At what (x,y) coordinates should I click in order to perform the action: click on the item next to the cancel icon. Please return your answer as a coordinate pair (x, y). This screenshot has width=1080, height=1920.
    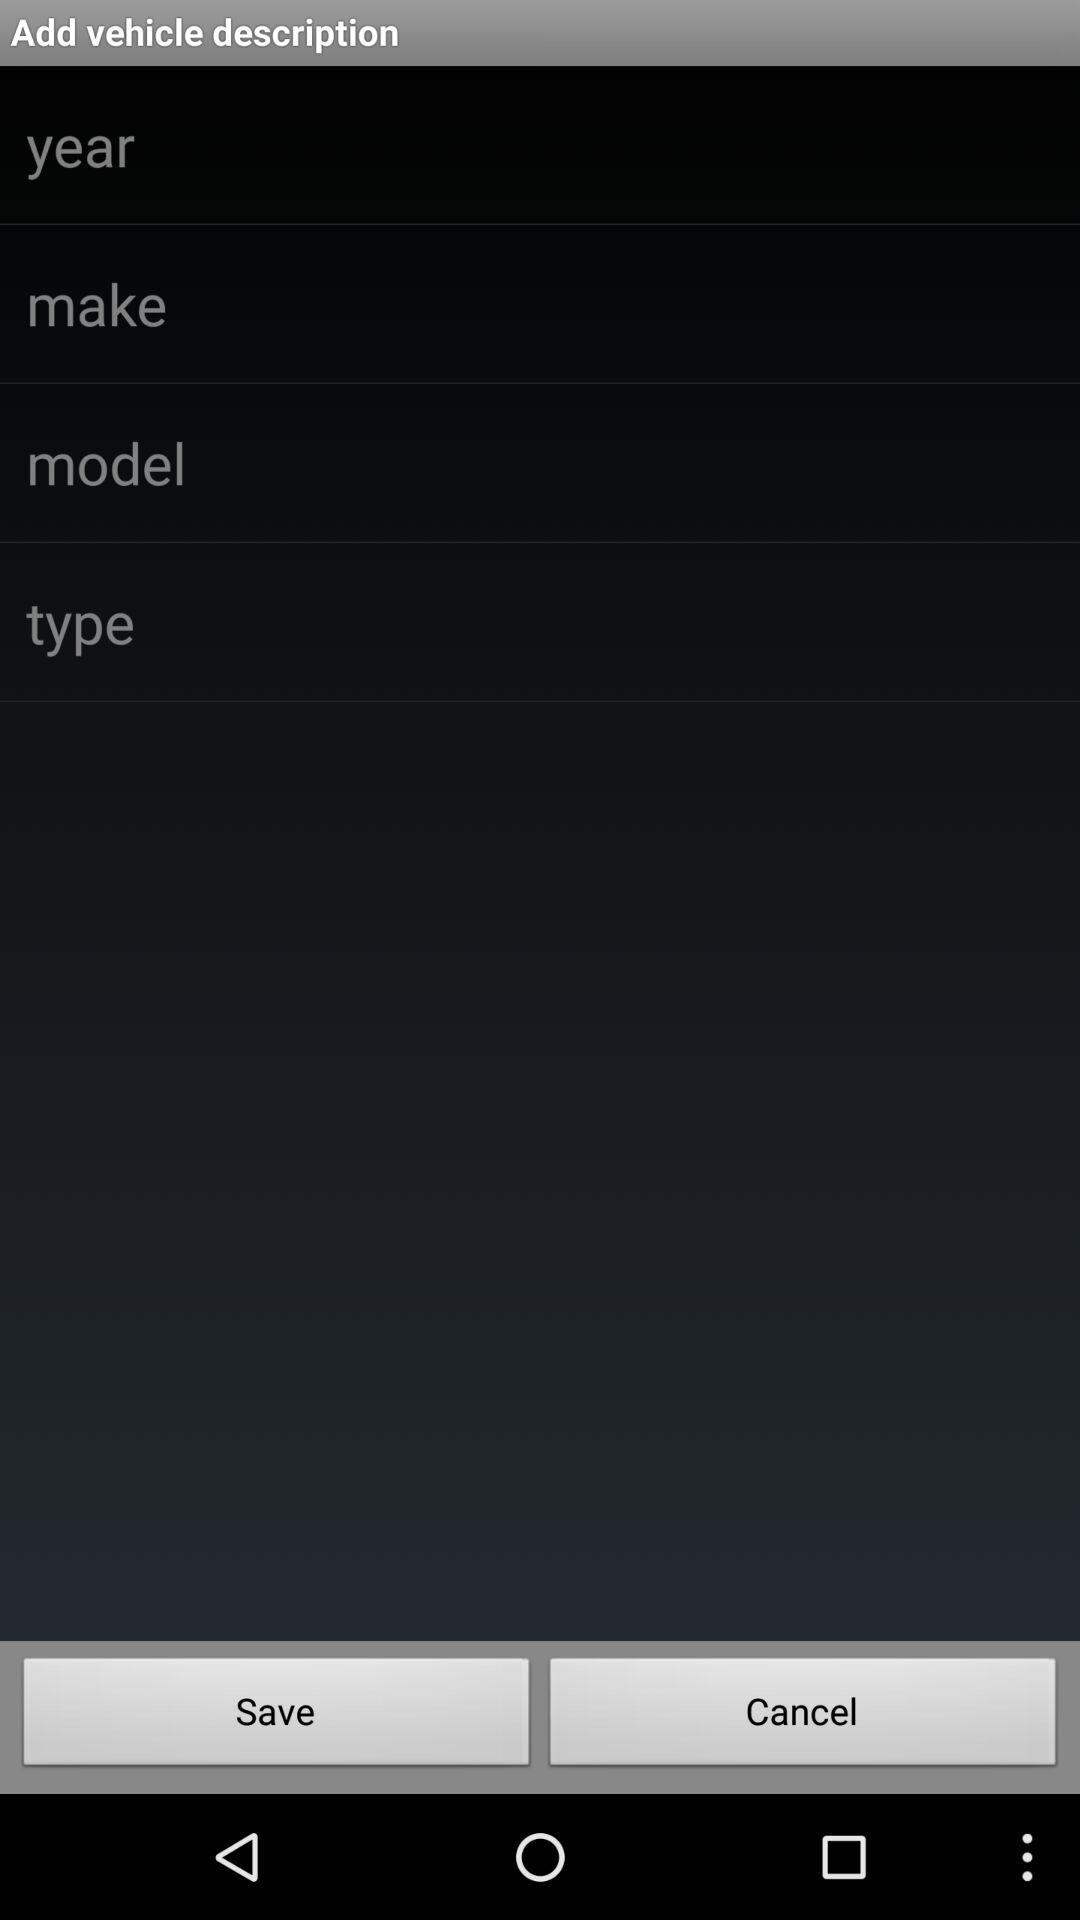
    Looking at the image, I should click on (276, 1716).